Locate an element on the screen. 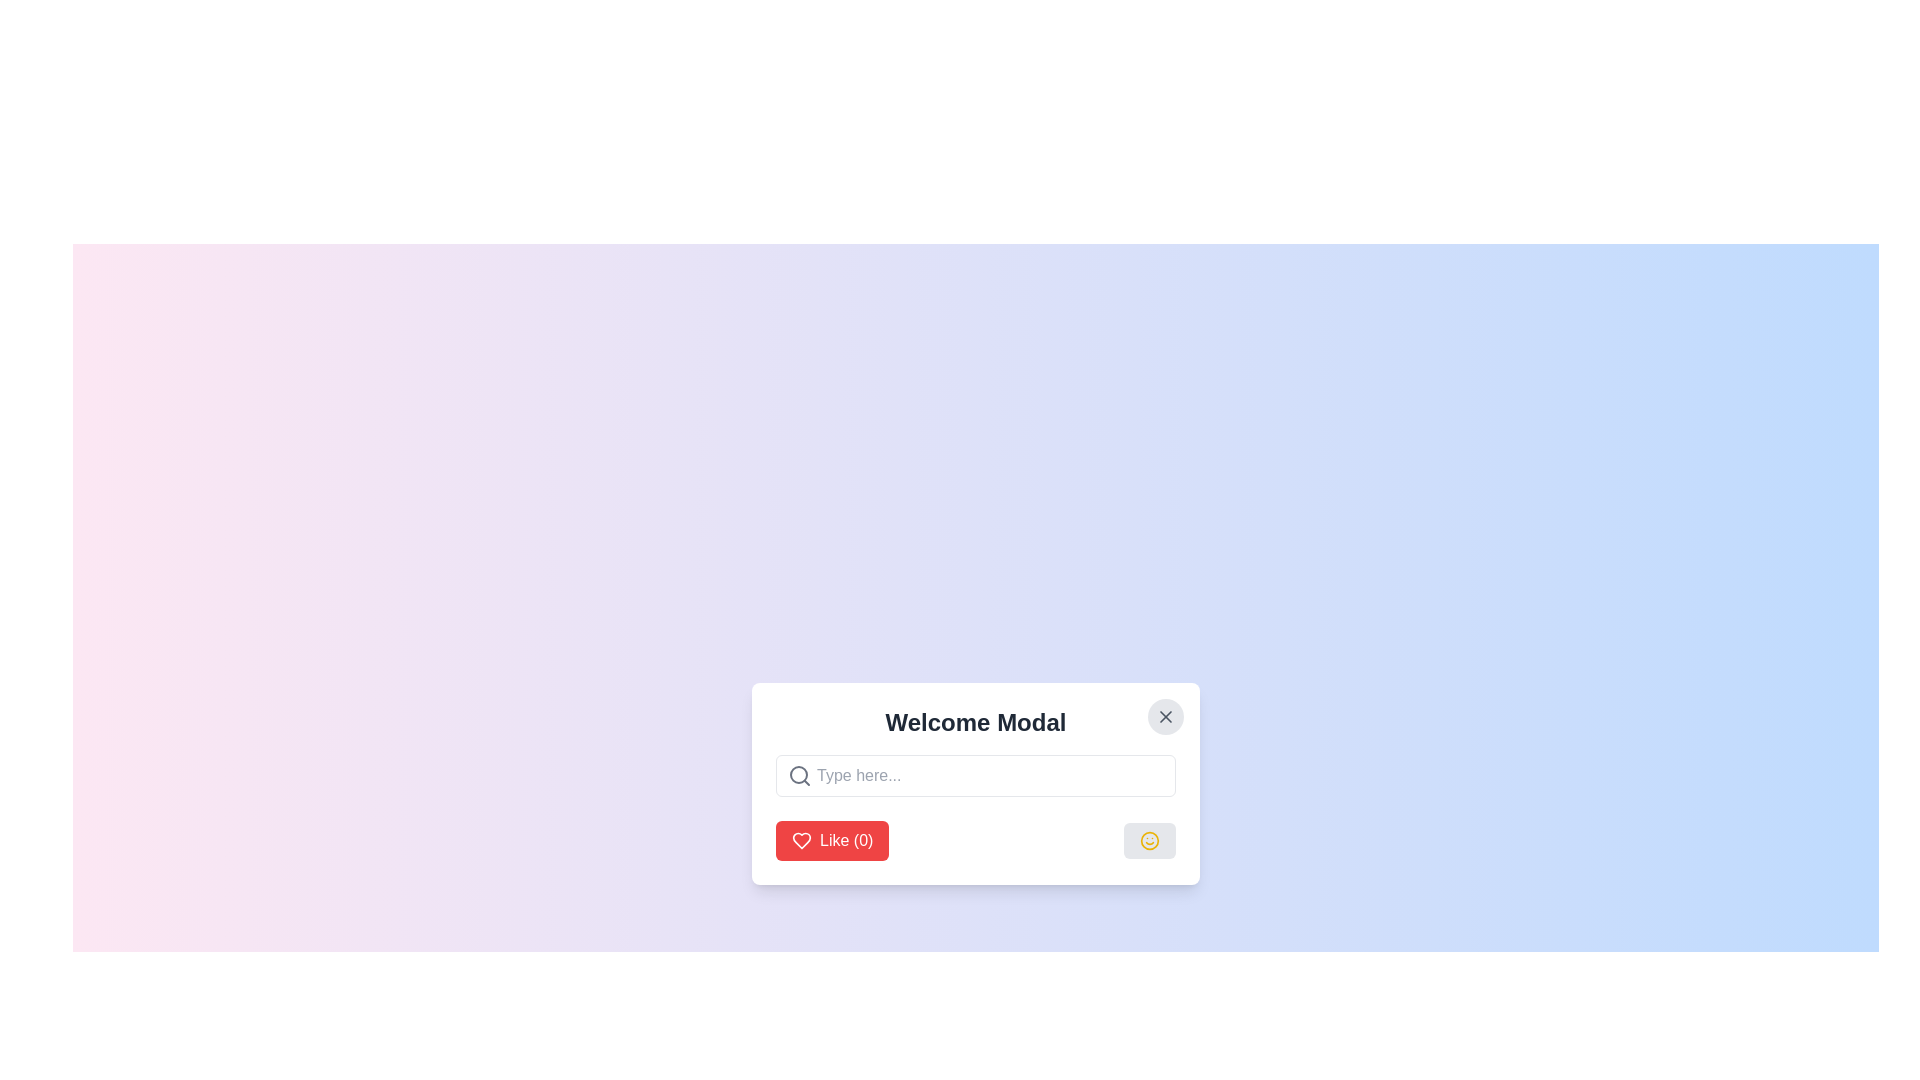 The width and height of the screenshot is (1920, 1080). the button with a centered smiley face icon in a modal window at the bottom right corner is located at coordinates (1150, 840).